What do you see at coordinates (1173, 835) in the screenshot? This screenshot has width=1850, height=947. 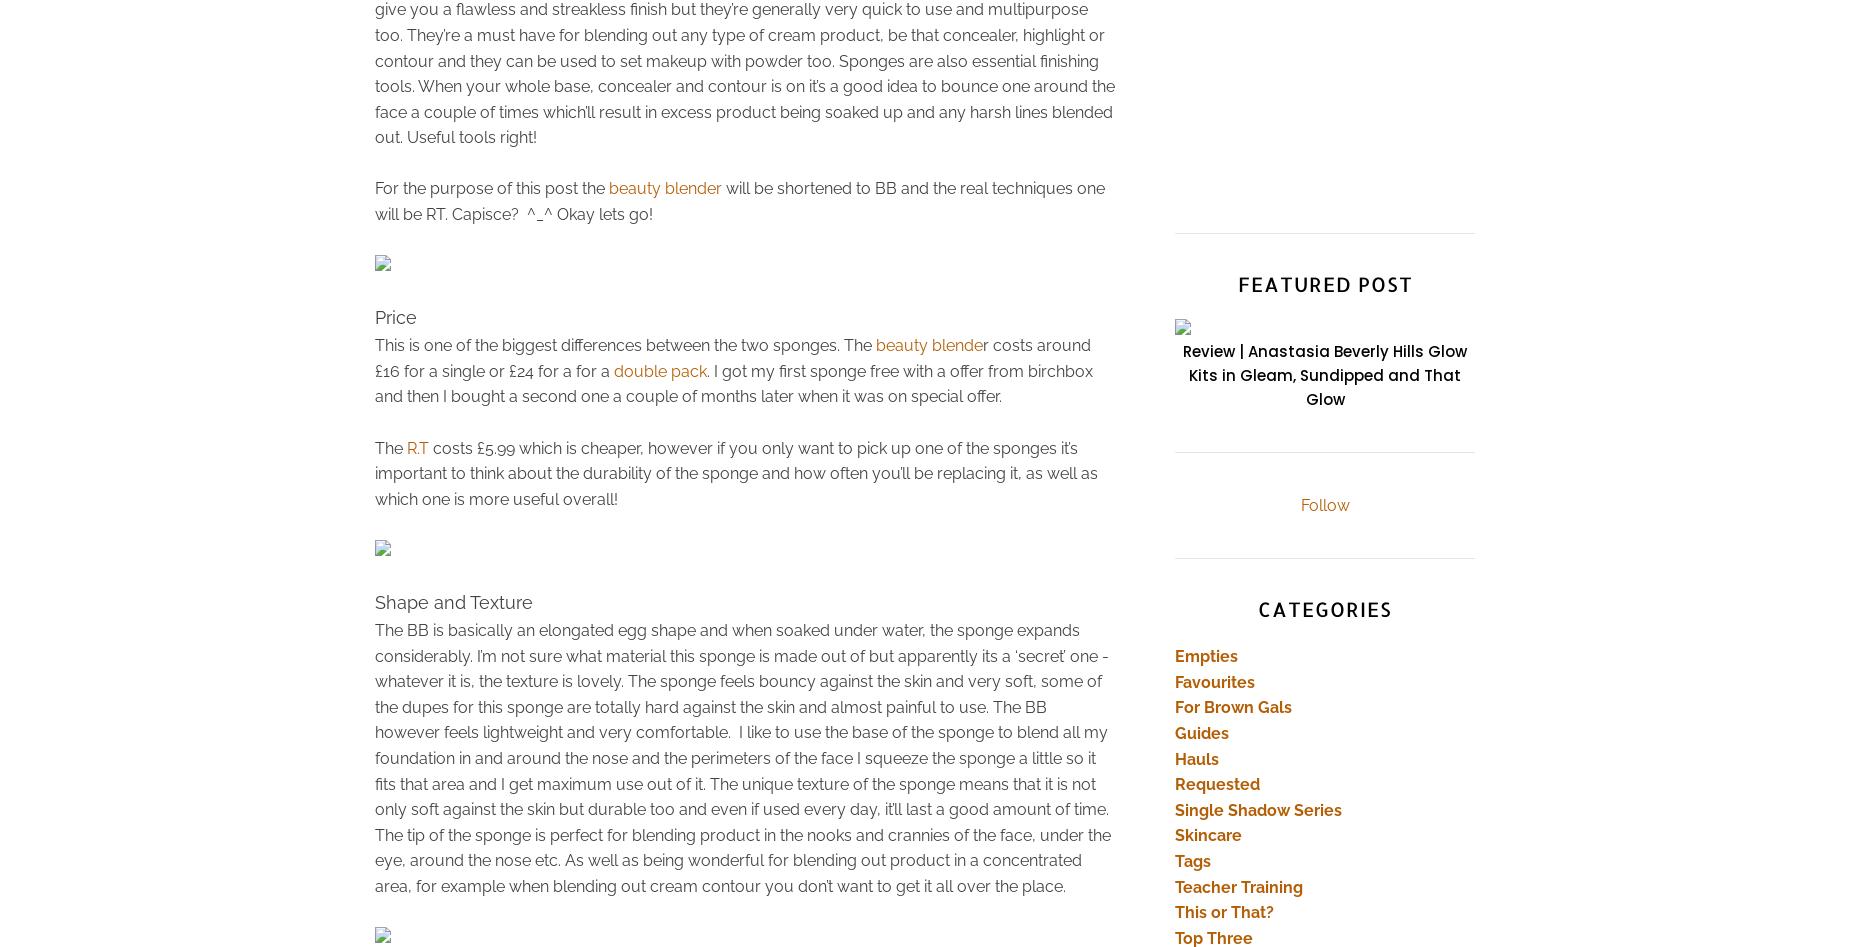 I see `'Skincare'` at bounding box center [1173, 835].